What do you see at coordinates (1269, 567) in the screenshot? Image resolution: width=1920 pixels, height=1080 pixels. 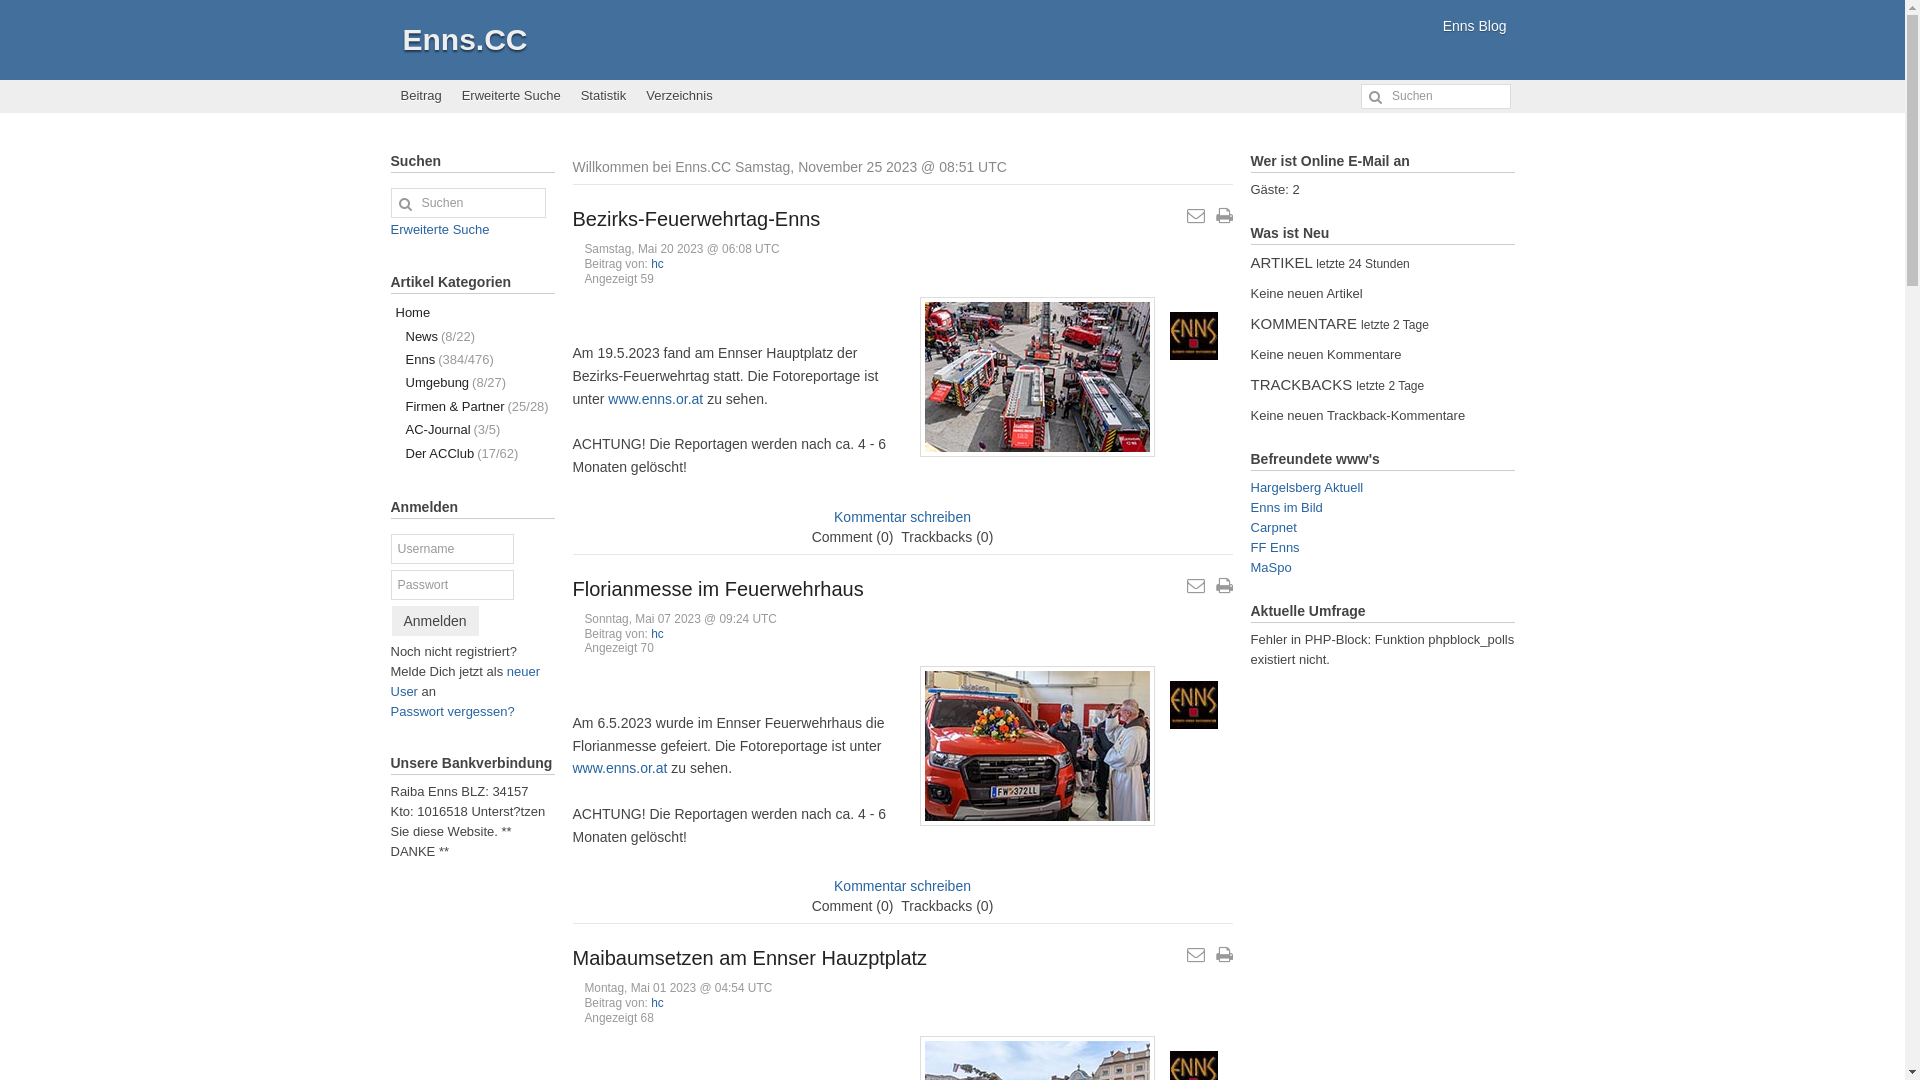 I see `'MaSpo'` at bounding box center [1269, 567].